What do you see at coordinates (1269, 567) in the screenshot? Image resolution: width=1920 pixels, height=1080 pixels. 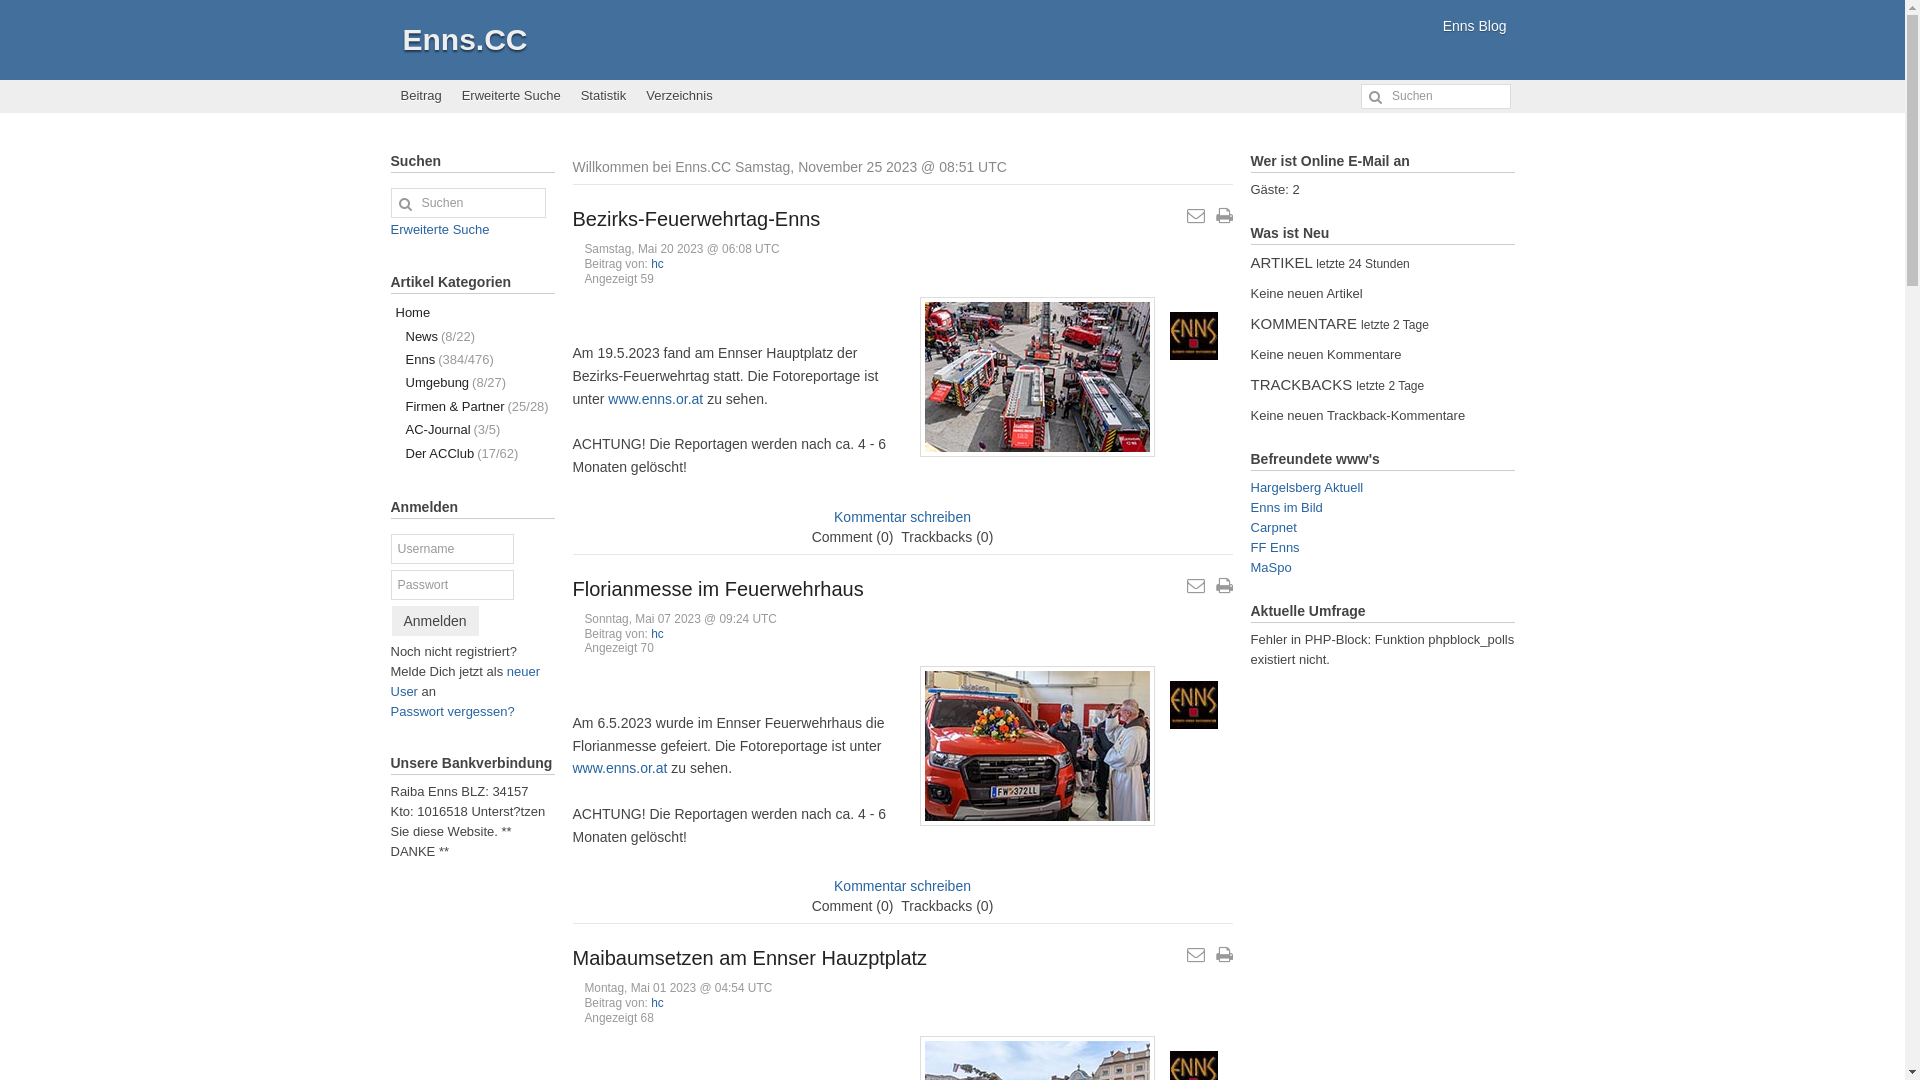 I see `'MaSpo'` at bounding box center [1269, 567].